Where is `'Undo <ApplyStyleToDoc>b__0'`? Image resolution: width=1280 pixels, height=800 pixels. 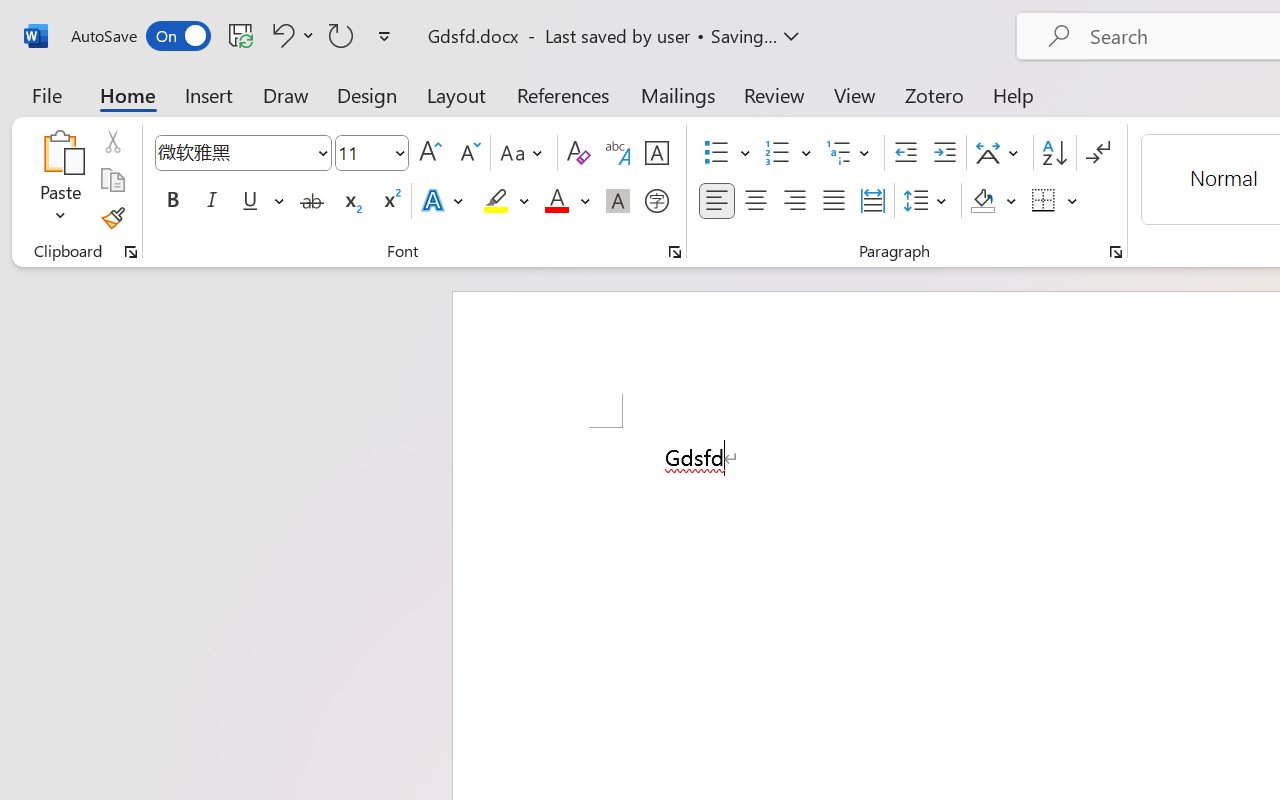 'Undo <ApplyStyleToDoc>b__0' is located at coordinates (279, 34).